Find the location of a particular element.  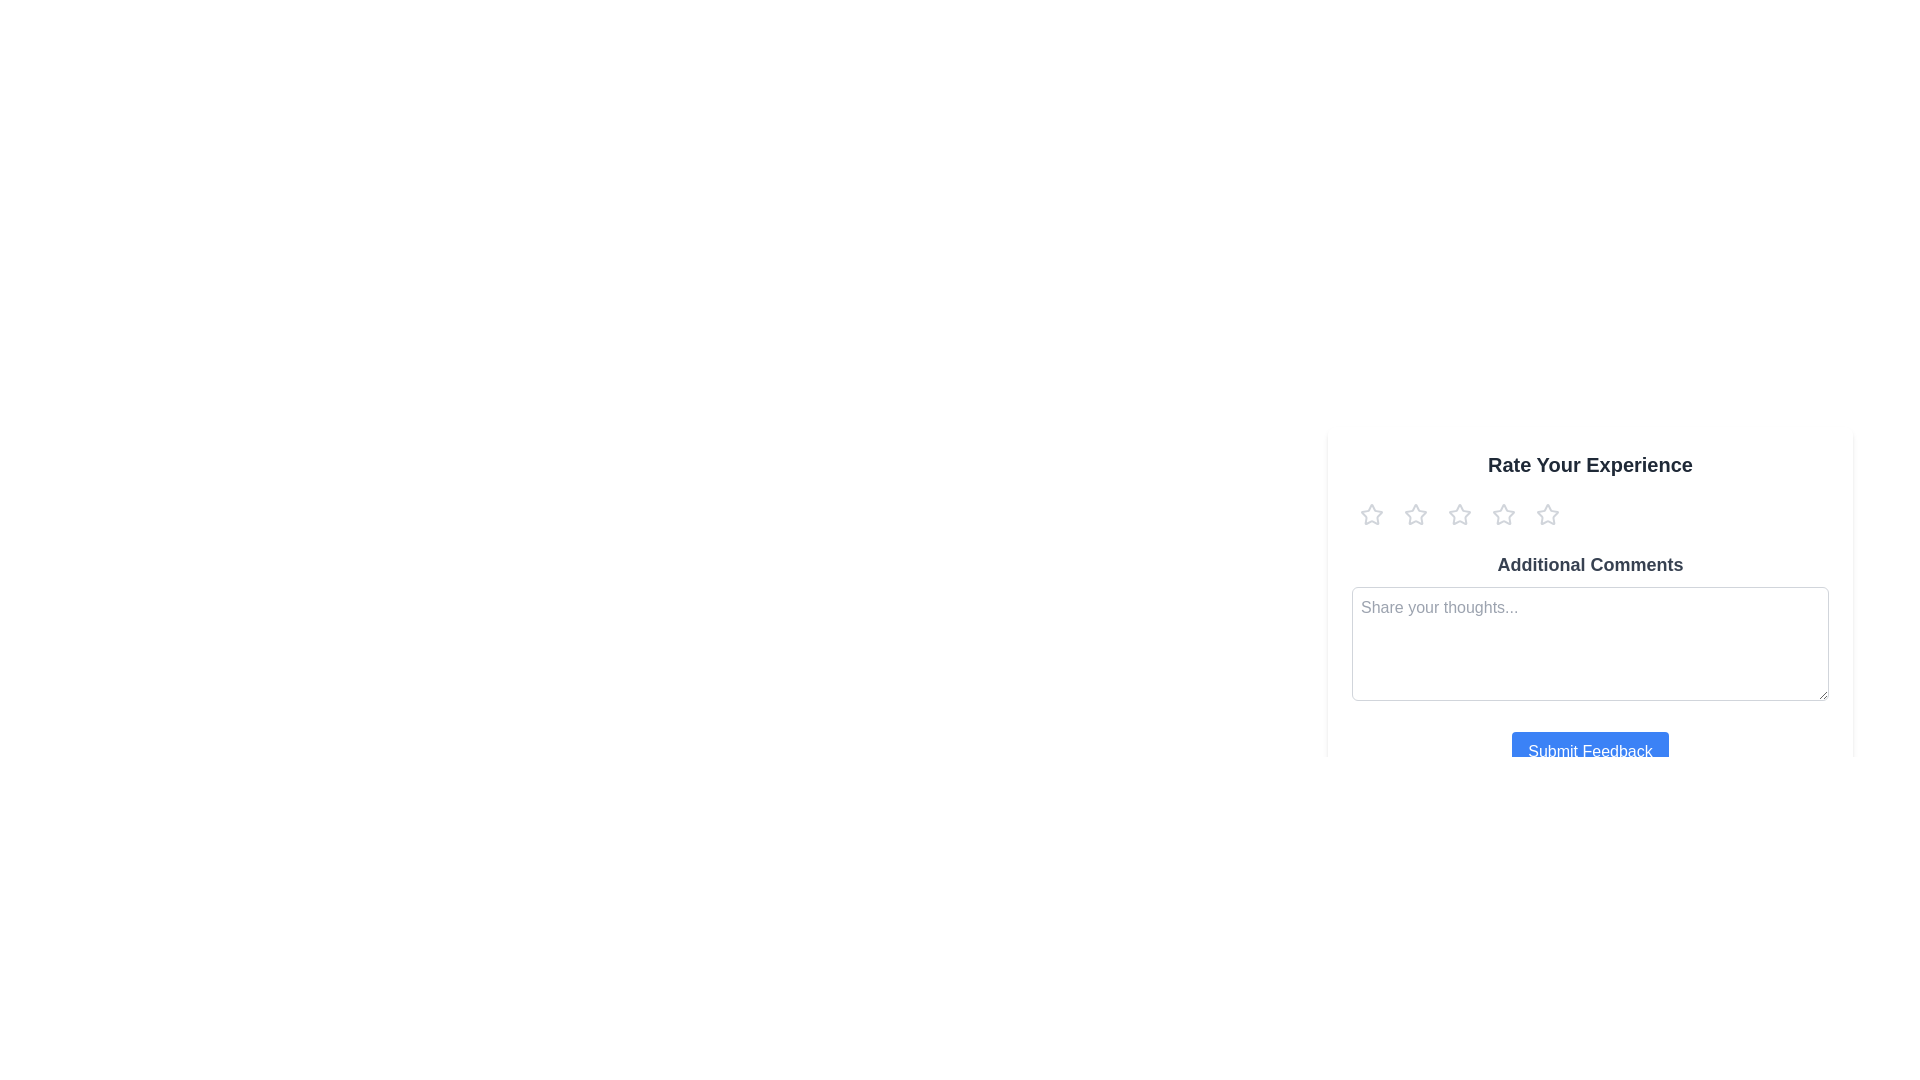

the third star icon in the horizontal rating layout is located at coordinates (1459, 514).